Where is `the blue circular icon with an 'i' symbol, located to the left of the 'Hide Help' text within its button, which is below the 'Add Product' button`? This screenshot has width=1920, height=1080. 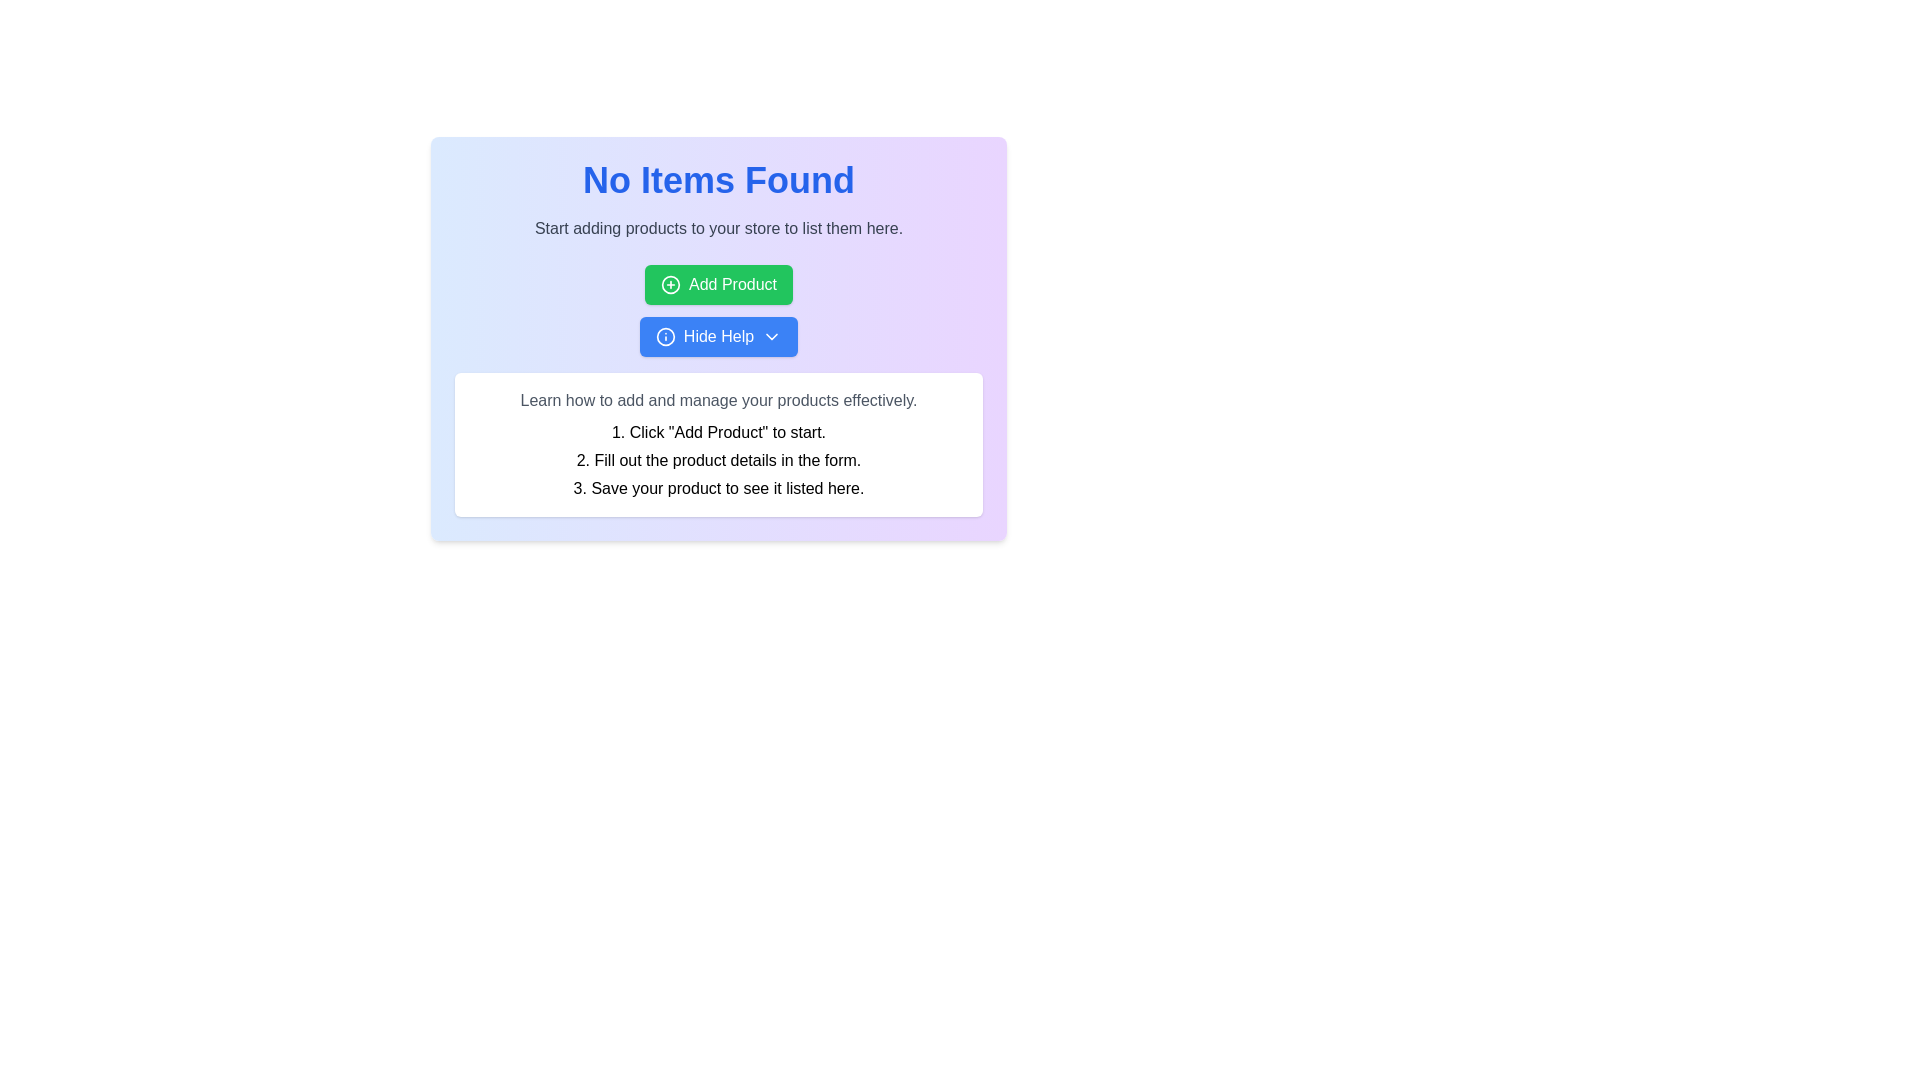
the blue circular icon with an 'i' symbol, located to the left of the 'Hide Help' text within its button, which is below the 'Add Product' button is located at coordinates (665, 335).